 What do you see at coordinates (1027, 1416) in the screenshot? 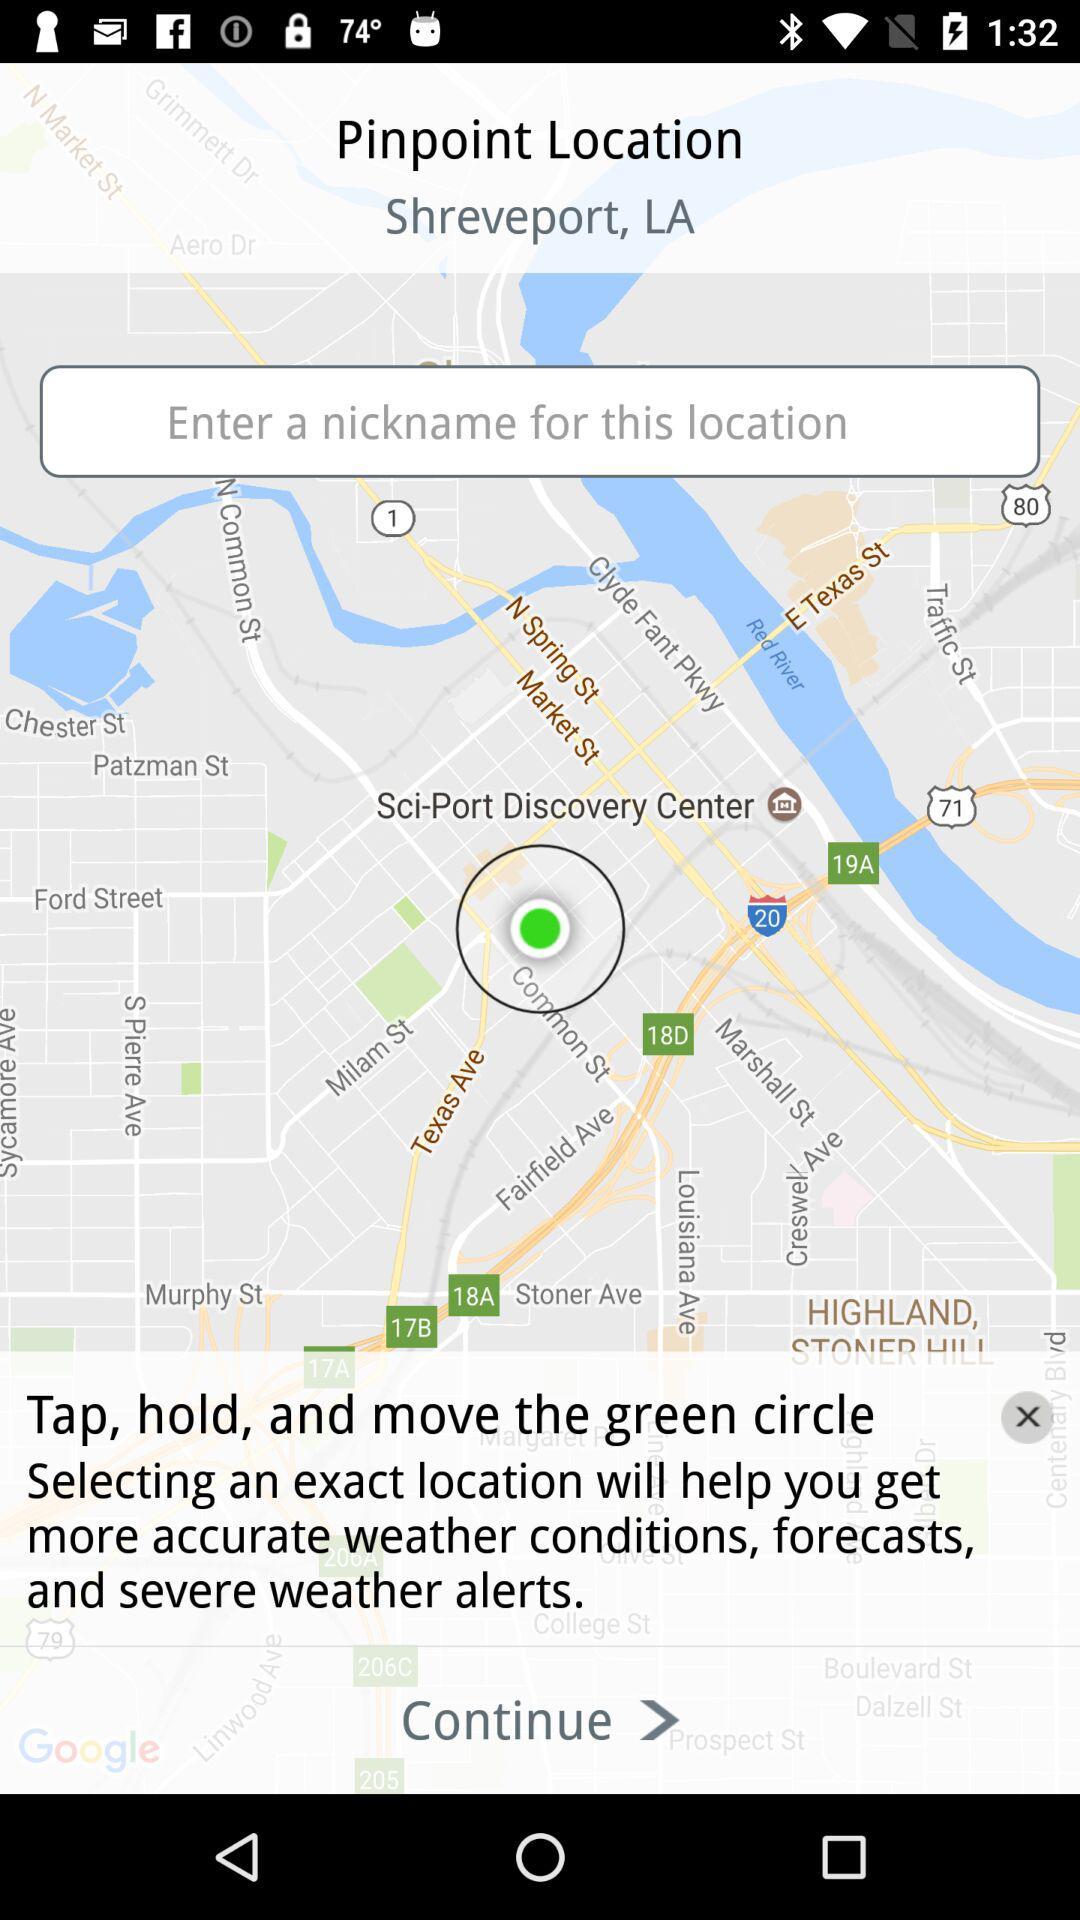
I see `the close icon` at bounding box center [1027, 1416].